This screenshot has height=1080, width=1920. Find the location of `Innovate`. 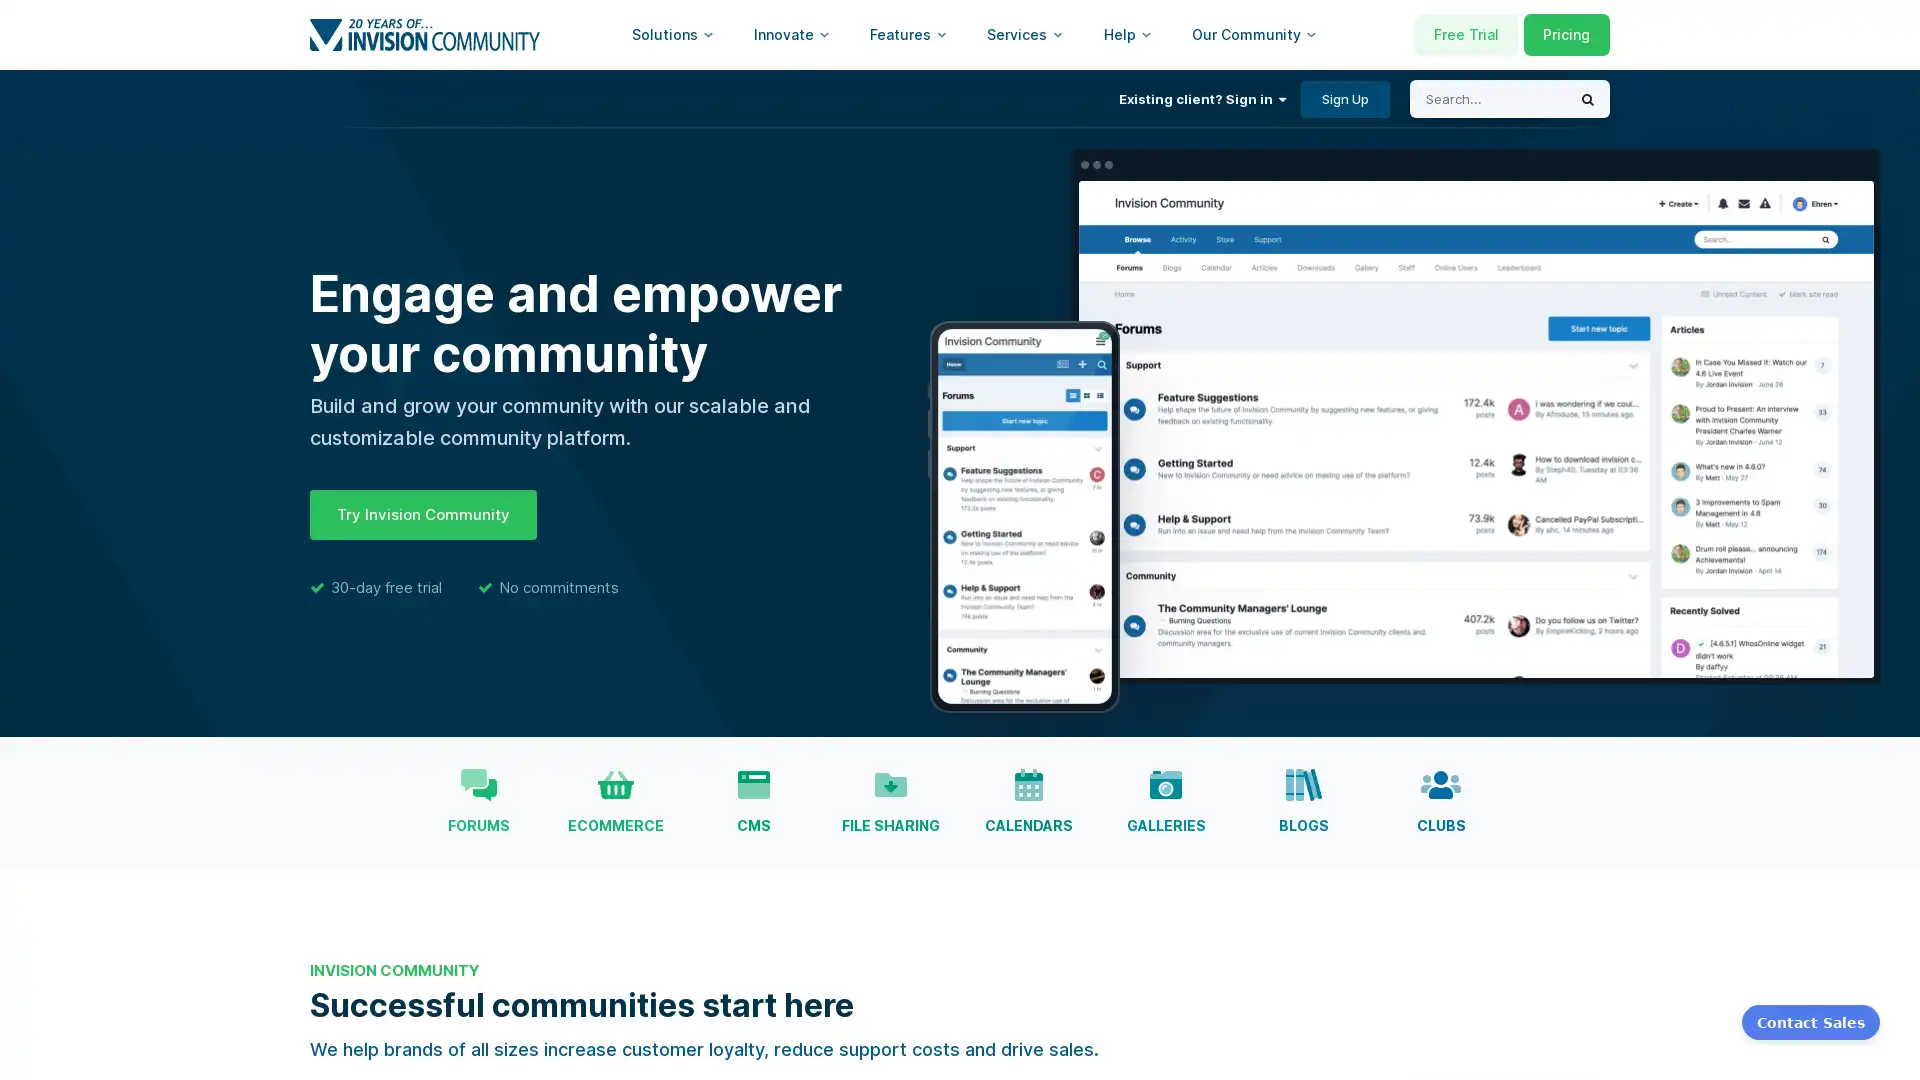

Innovate is located at coordinates (791, 34).